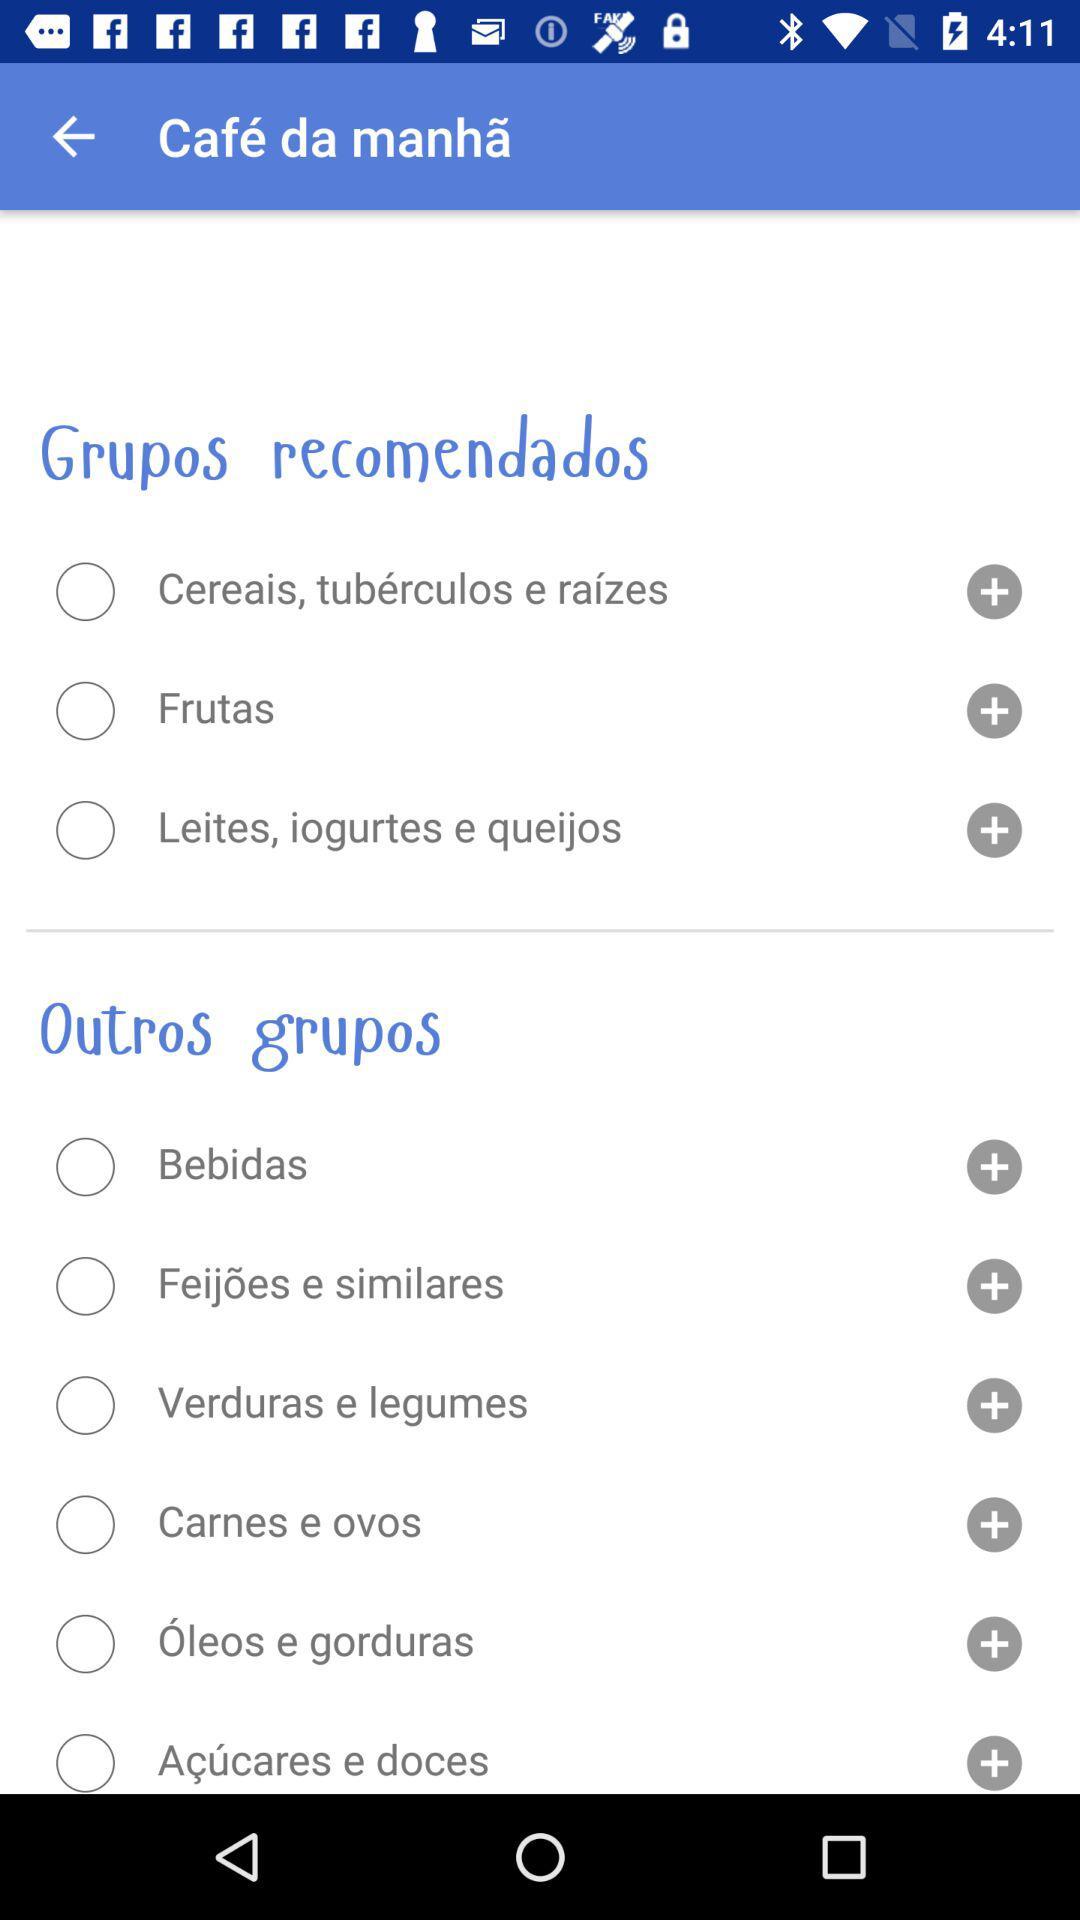 The image size is (1080, 1920). I want to click on oil and fat, so click(84, 1643).